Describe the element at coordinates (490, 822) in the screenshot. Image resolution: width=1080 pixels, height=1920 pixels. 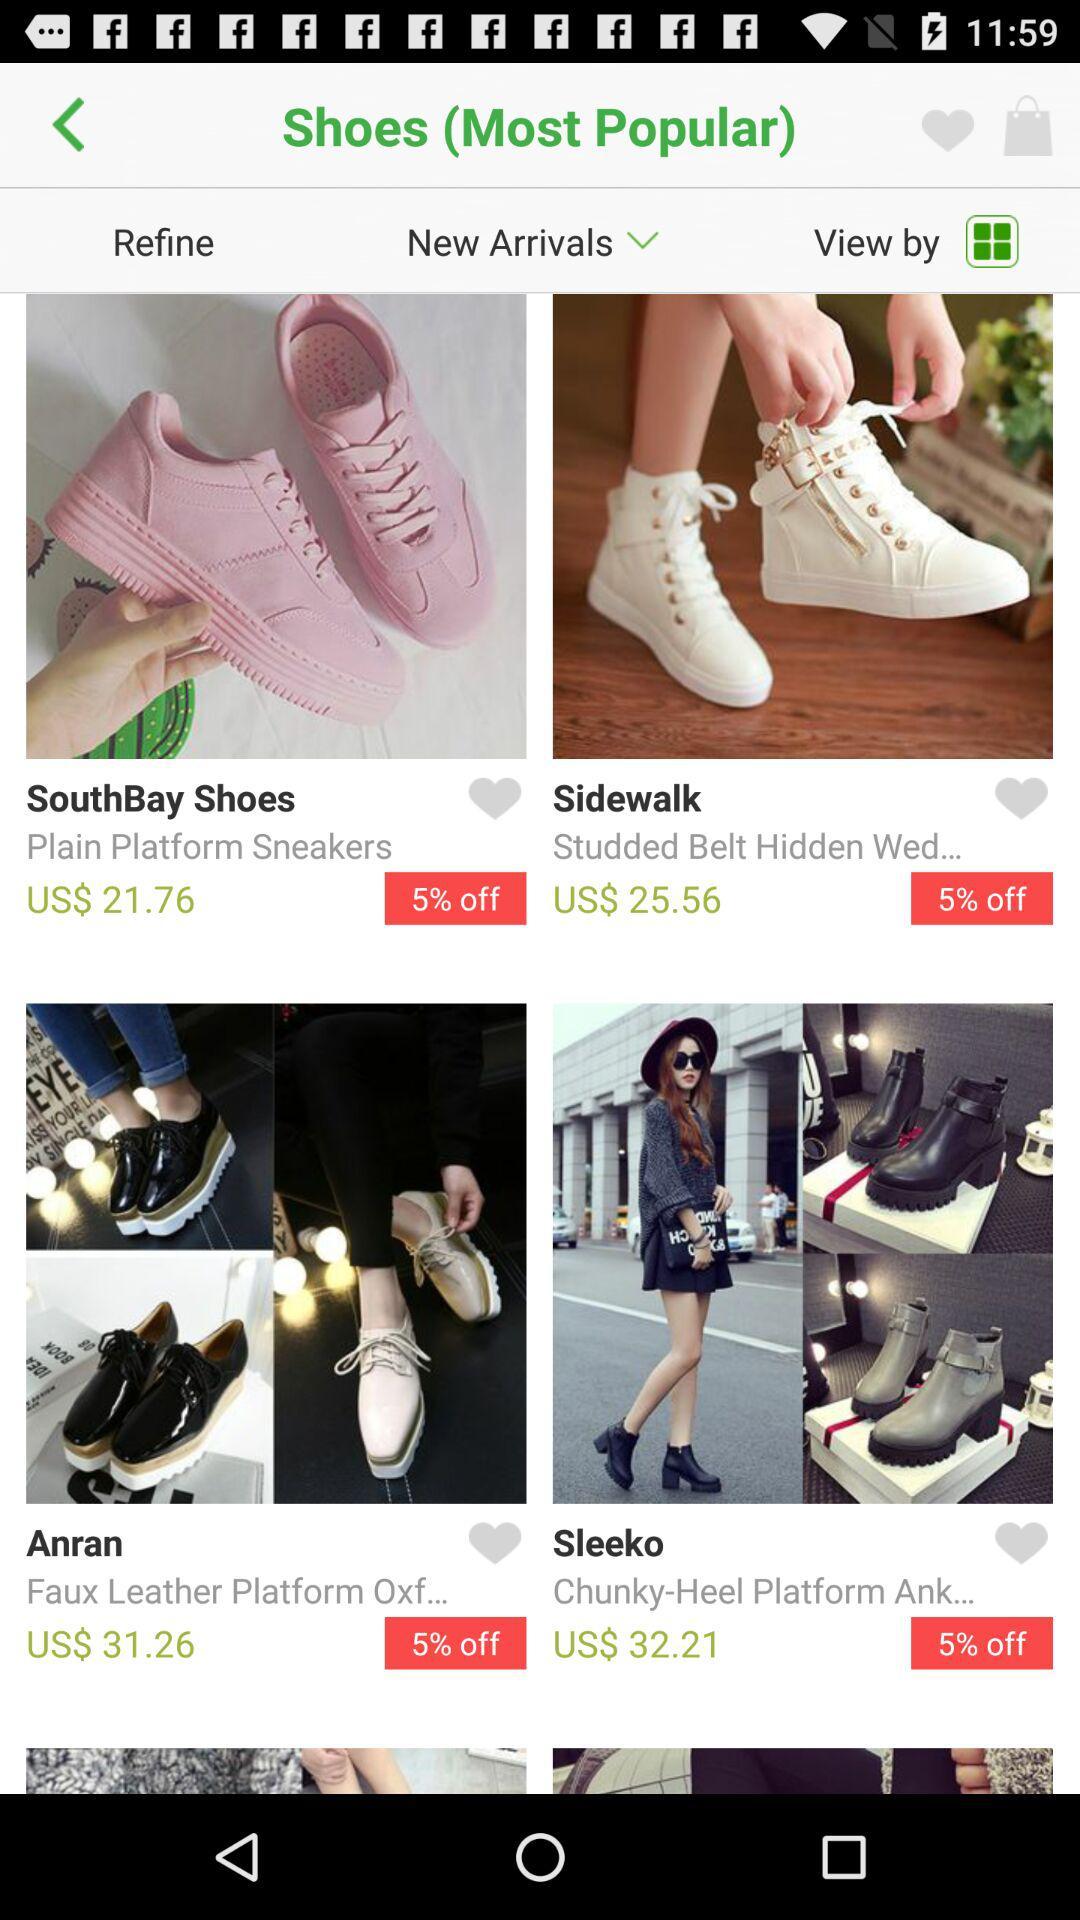
I see `to favorites` at that location.